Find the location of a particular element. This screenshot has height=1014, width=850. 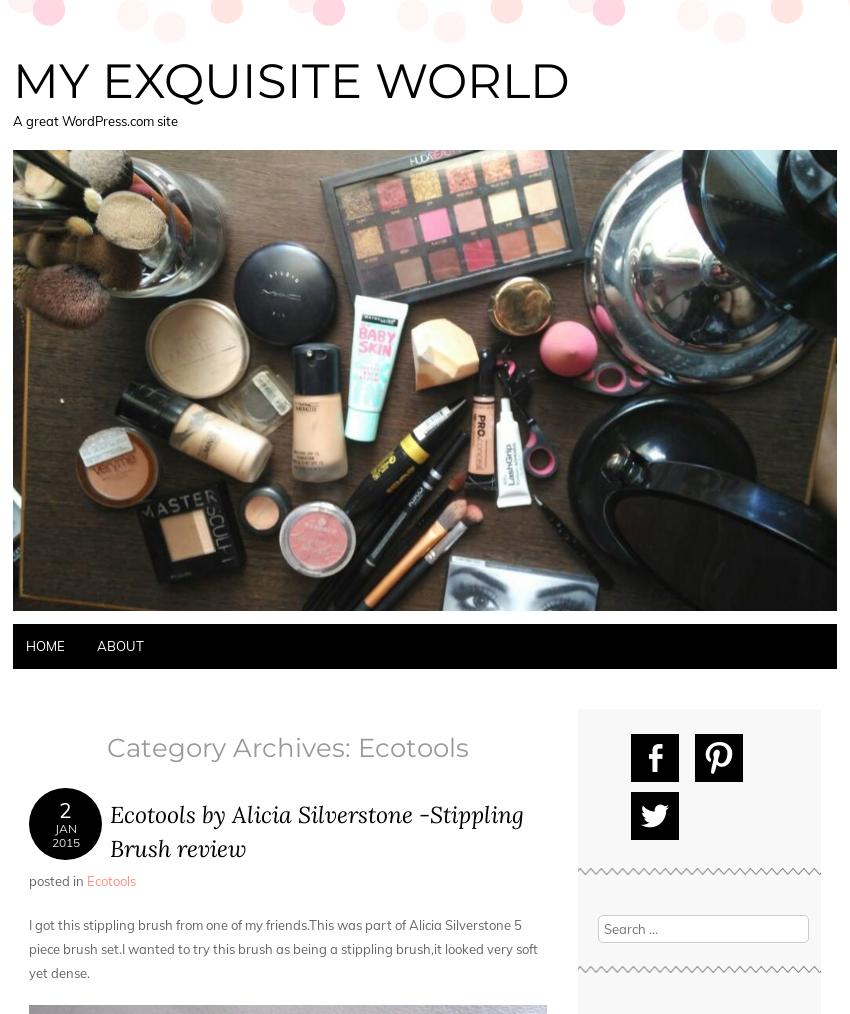

'Jan' is located at coordinates (53, 828).